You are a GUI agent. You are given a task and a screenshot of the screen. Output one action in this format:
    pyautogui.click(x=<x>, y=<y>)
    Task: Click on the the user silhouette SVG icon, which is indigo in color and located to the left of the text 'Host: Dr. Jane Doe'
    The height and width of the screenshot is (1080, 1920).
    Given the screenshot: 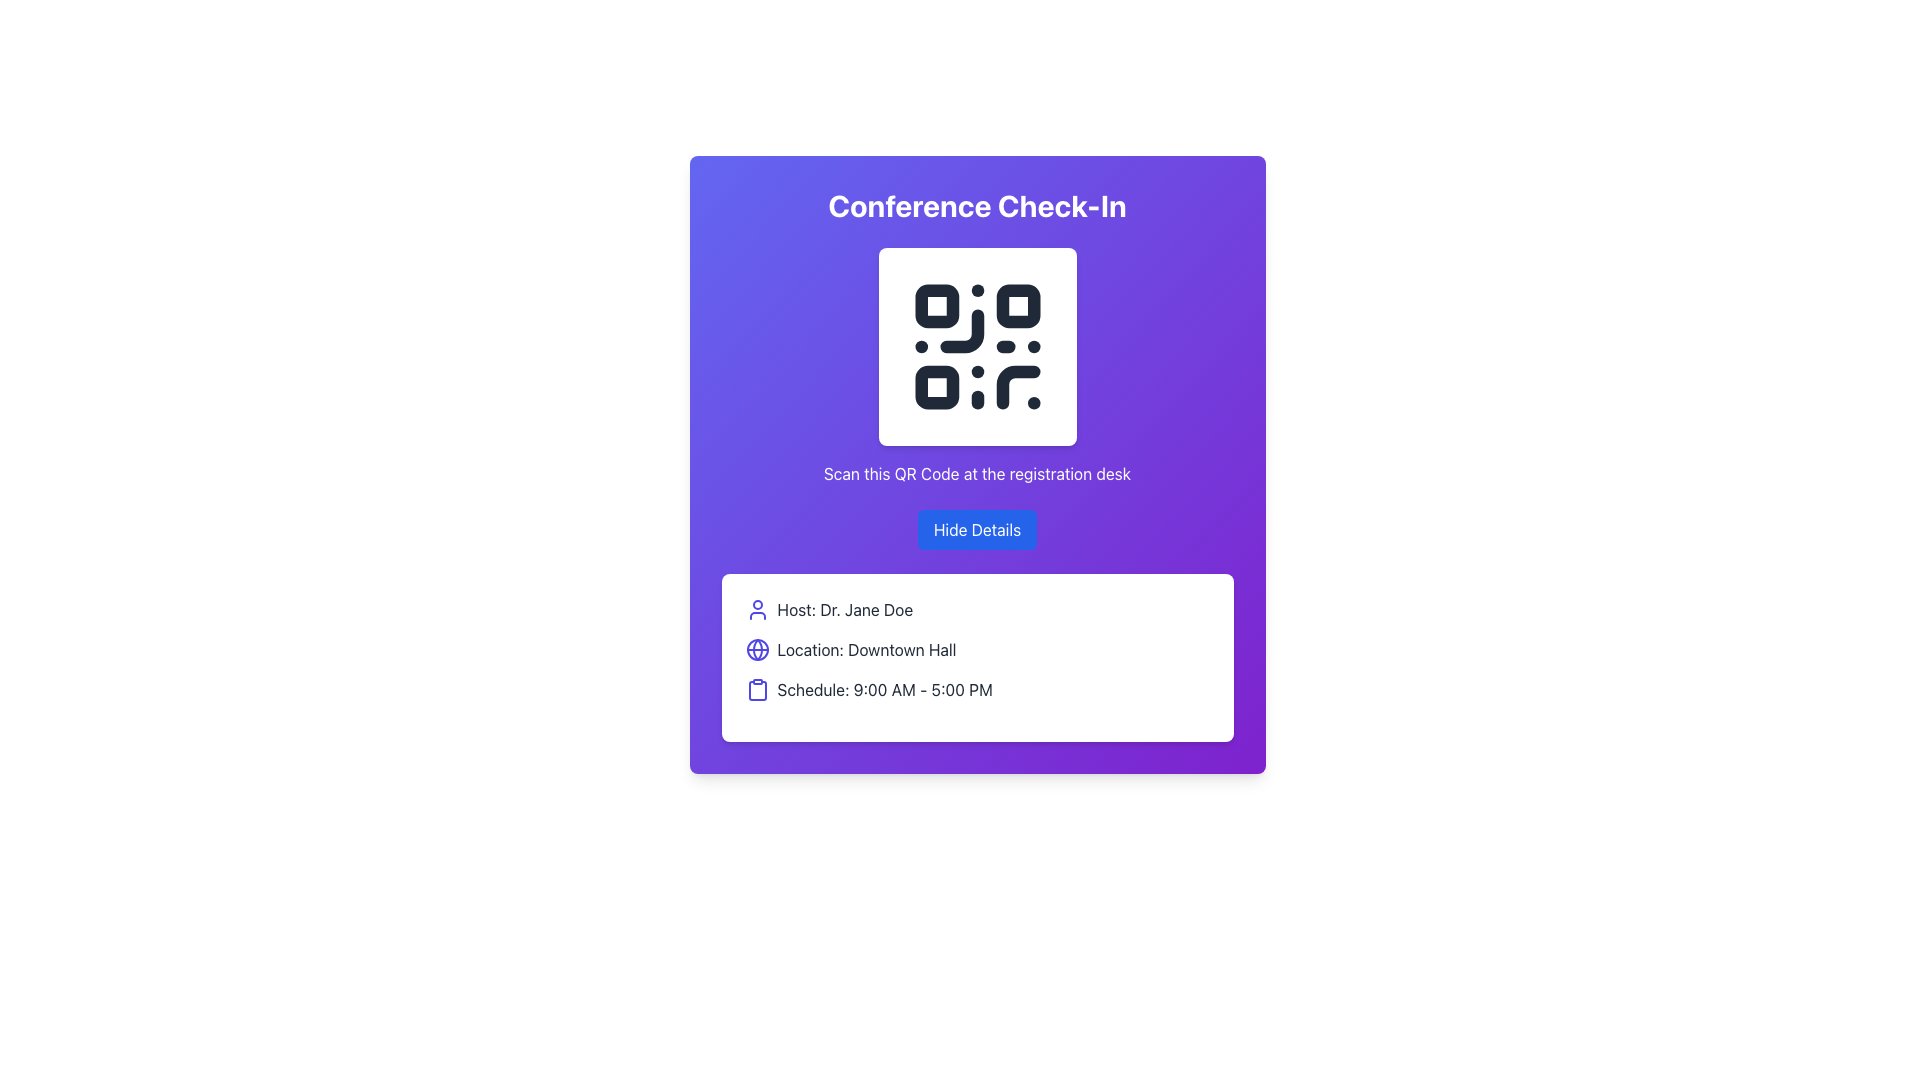 What is the action you would take?
    pyautogui.click(x=756, y=608)
    